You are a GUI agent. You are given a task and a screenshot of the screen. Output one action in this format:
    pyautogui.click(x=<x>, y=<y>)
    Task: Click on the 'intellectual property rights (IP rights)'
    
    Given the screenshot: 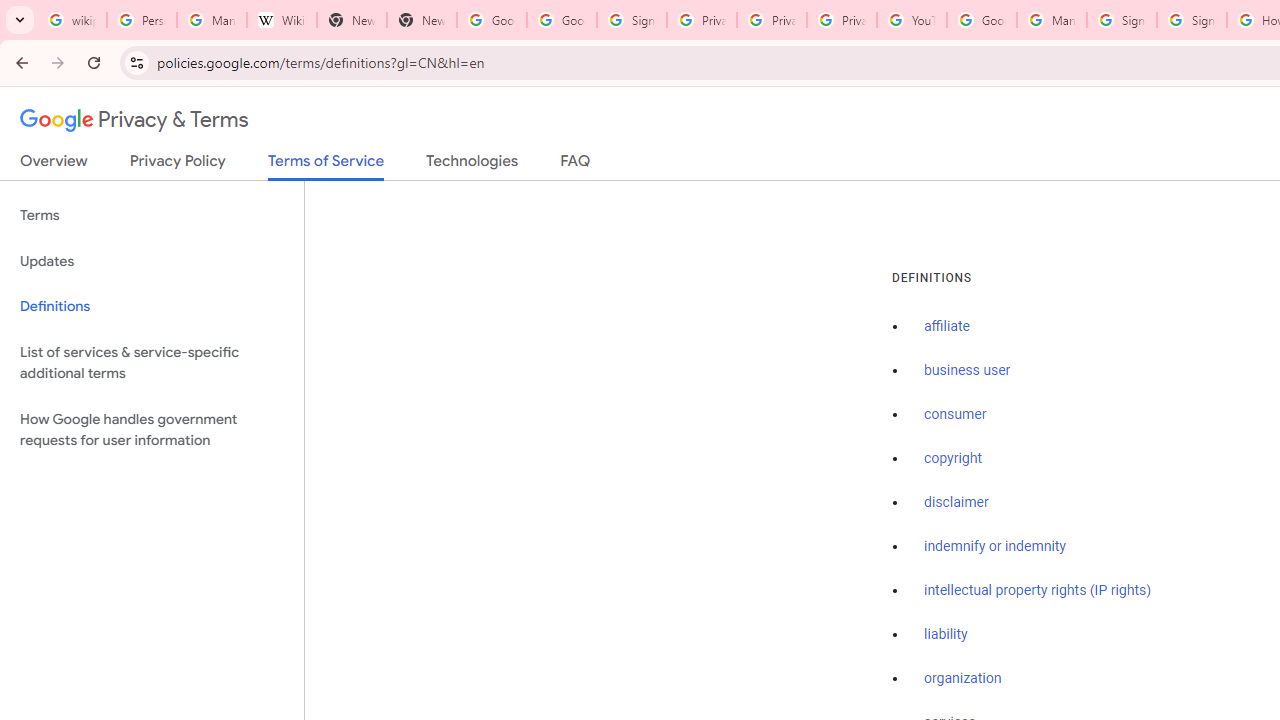 What is the action you would take?
    pyautogui.click(x=1038, y=589)
    